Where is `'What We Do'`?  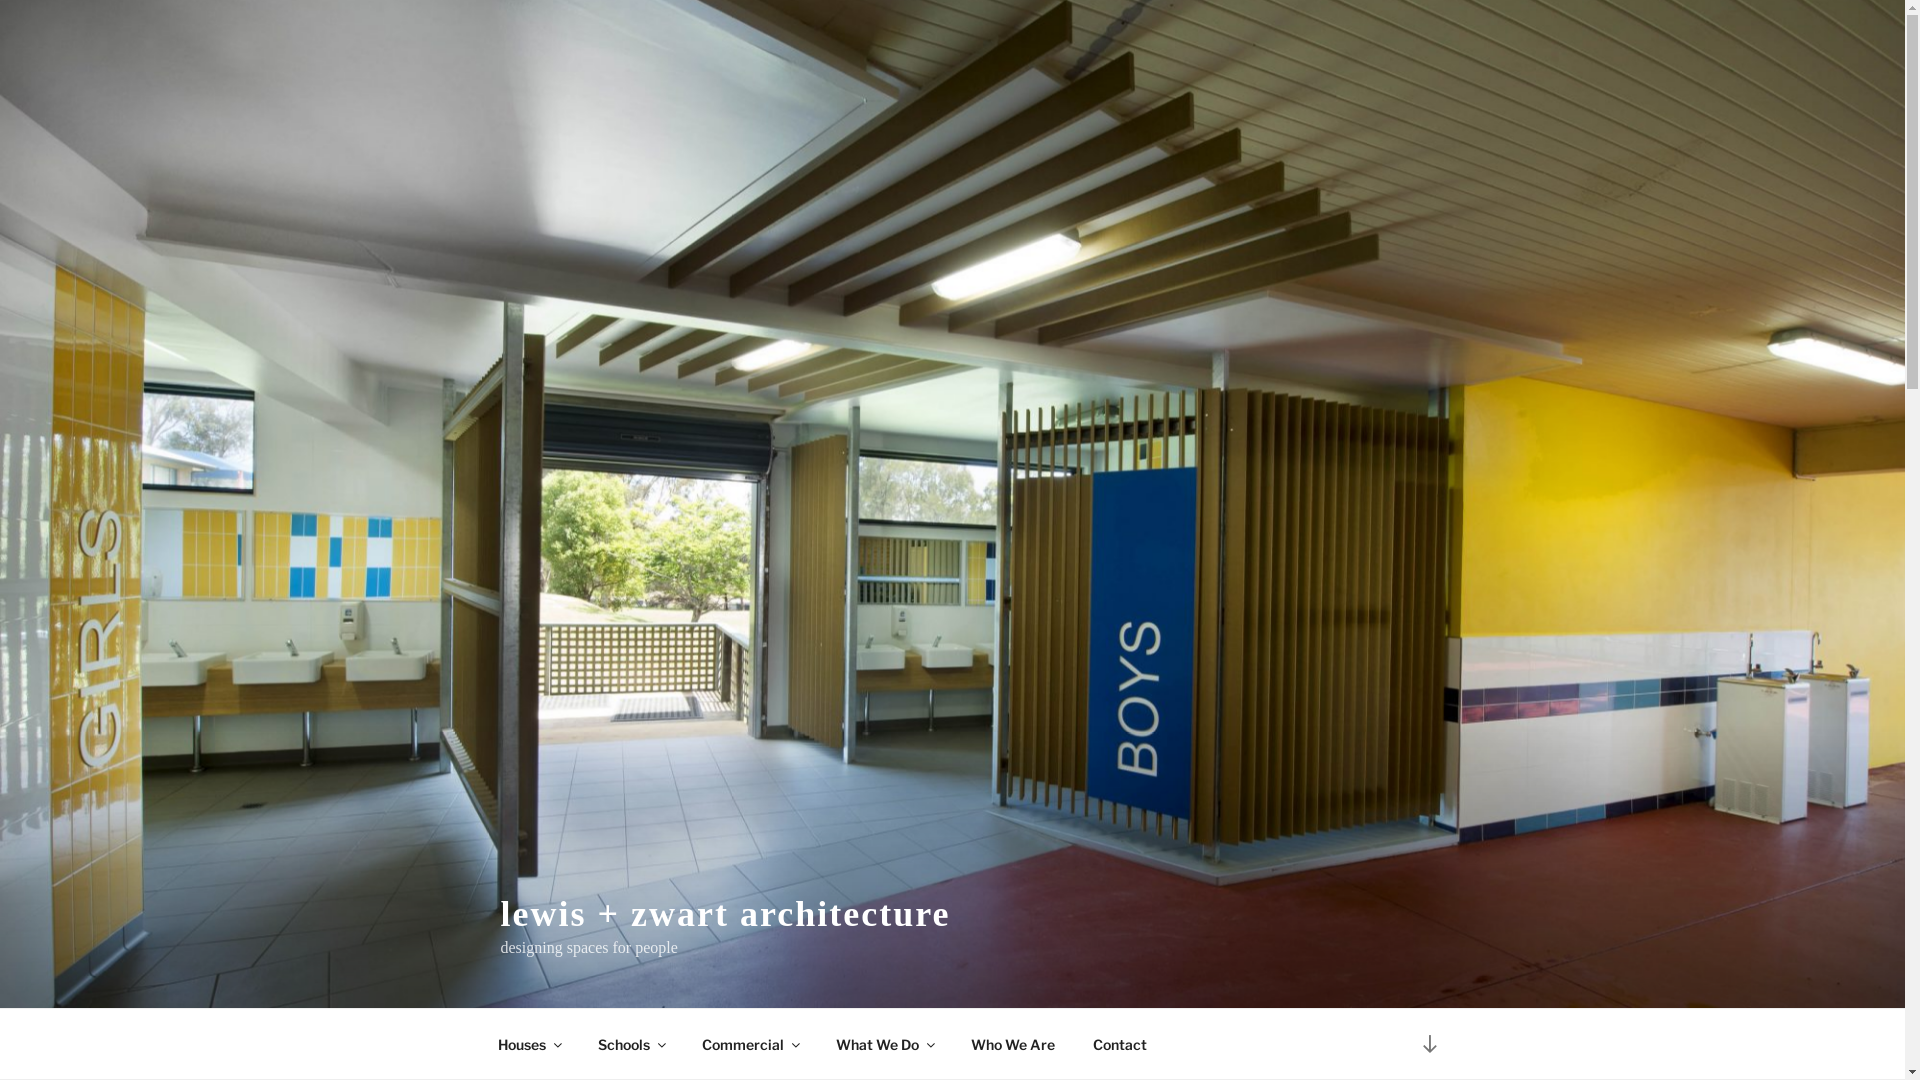
'What We Do' is located at coordinates (817, 1043).